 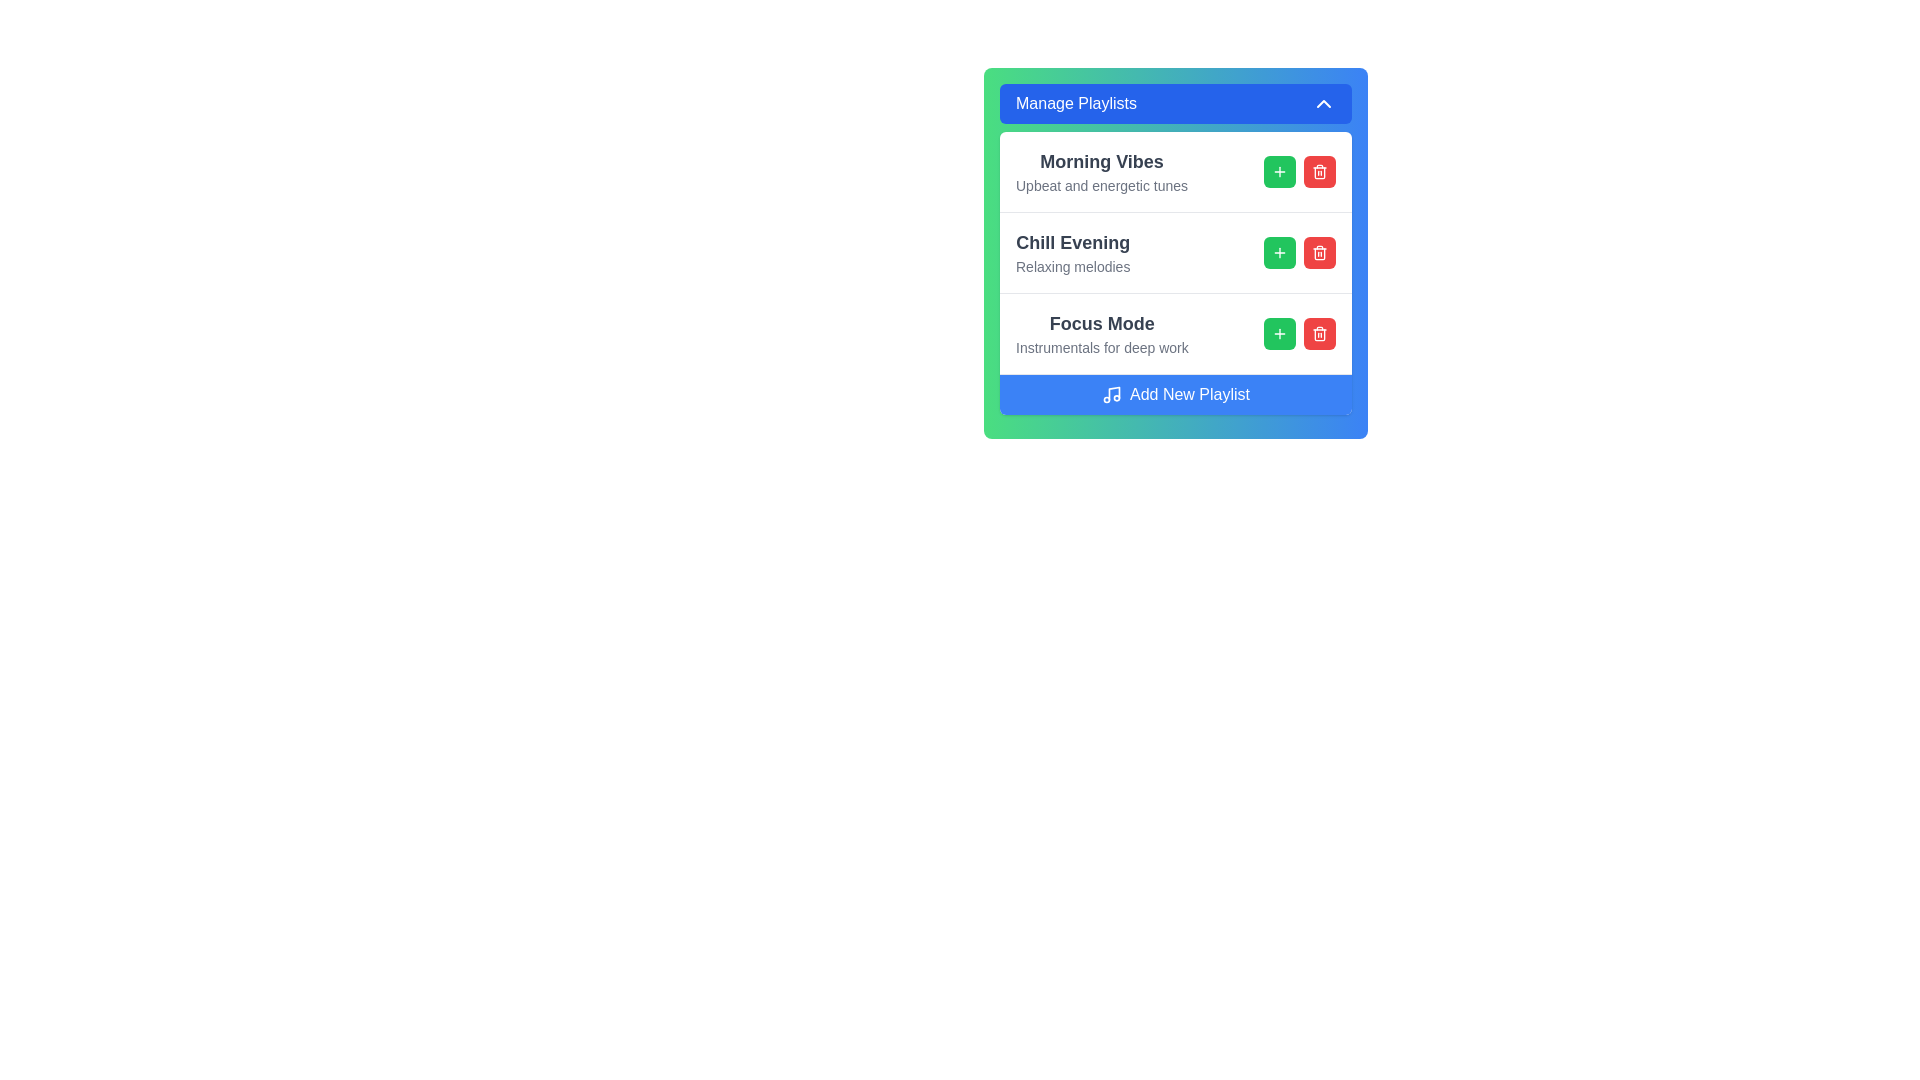 I want to click on the text block that serves as the title and subtitle for the 'Focus Mode' playlist item, located in the third item of the vertical playlist section, so click(x=1101, y=333).